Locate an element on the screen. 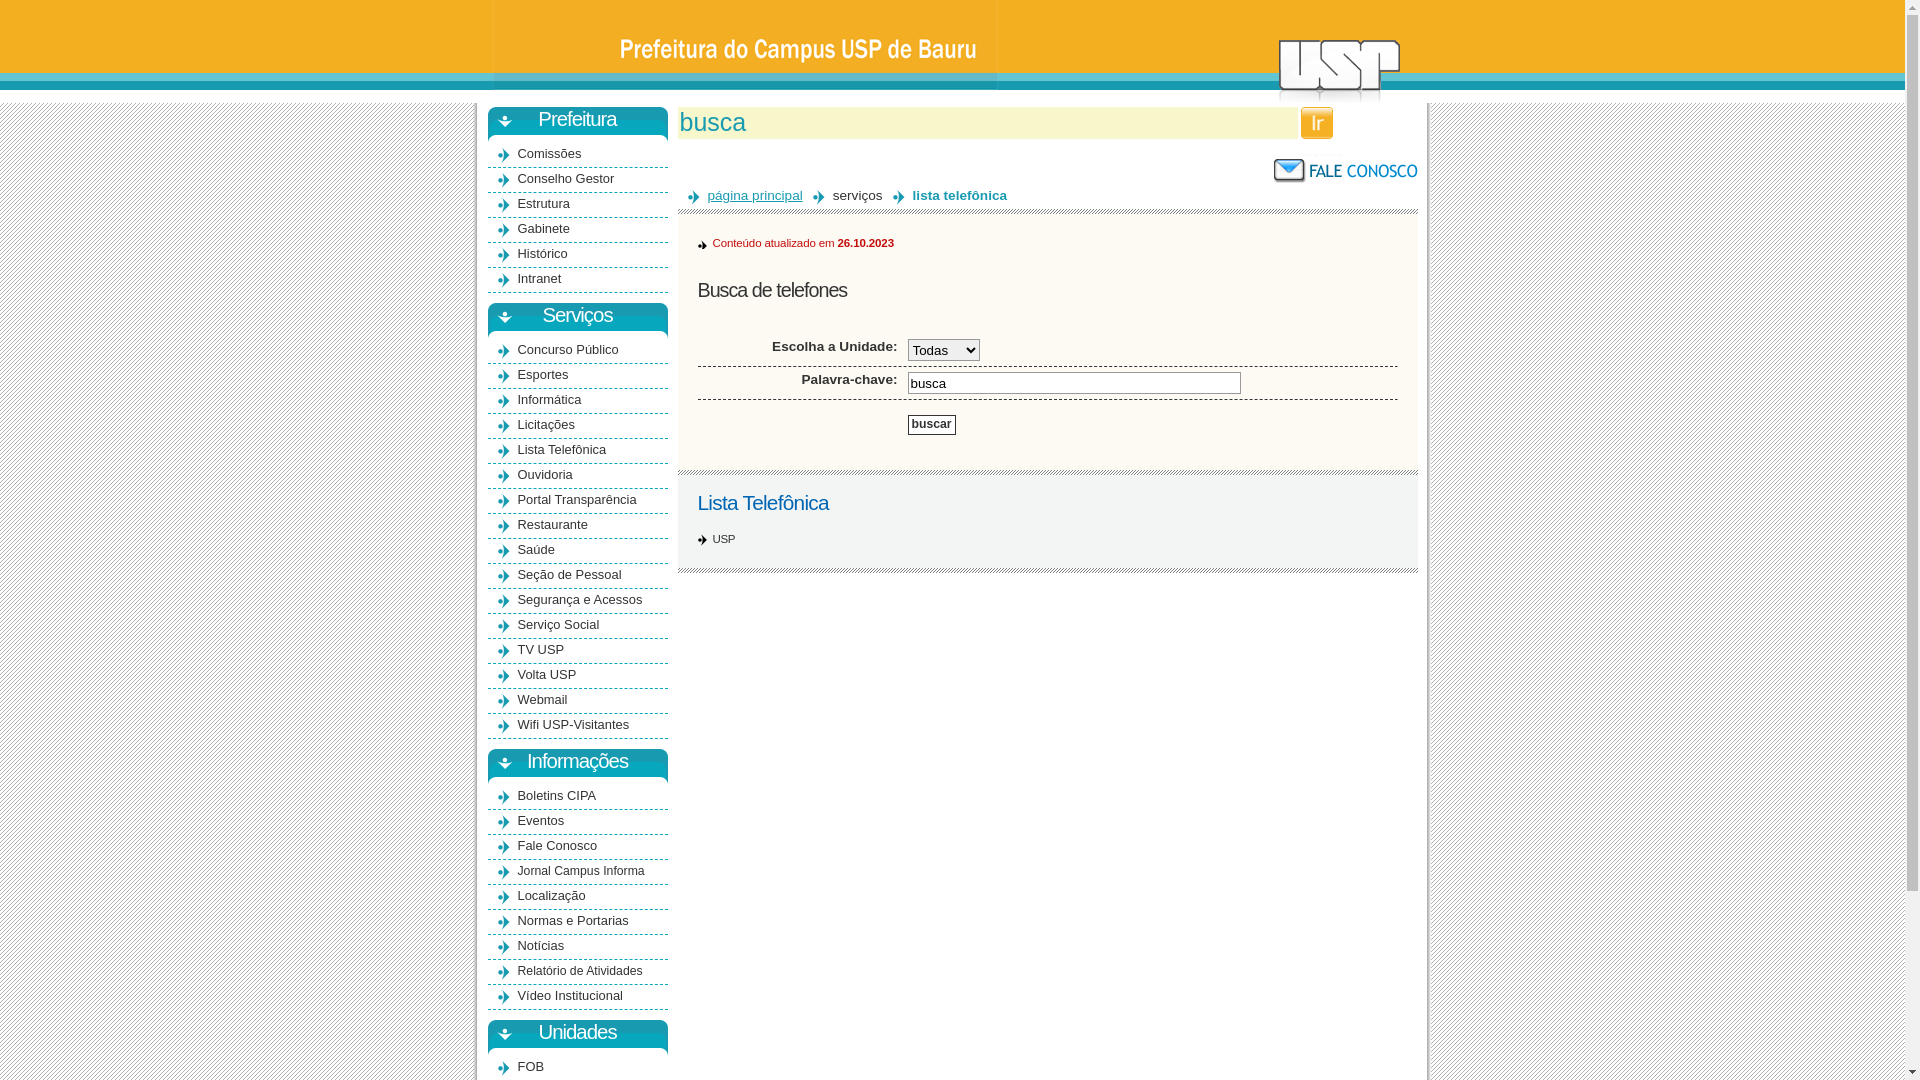 Image resolution: width=1920 pixels, height=1080 pixels. 'USP' is located at coordinates (722, 538).